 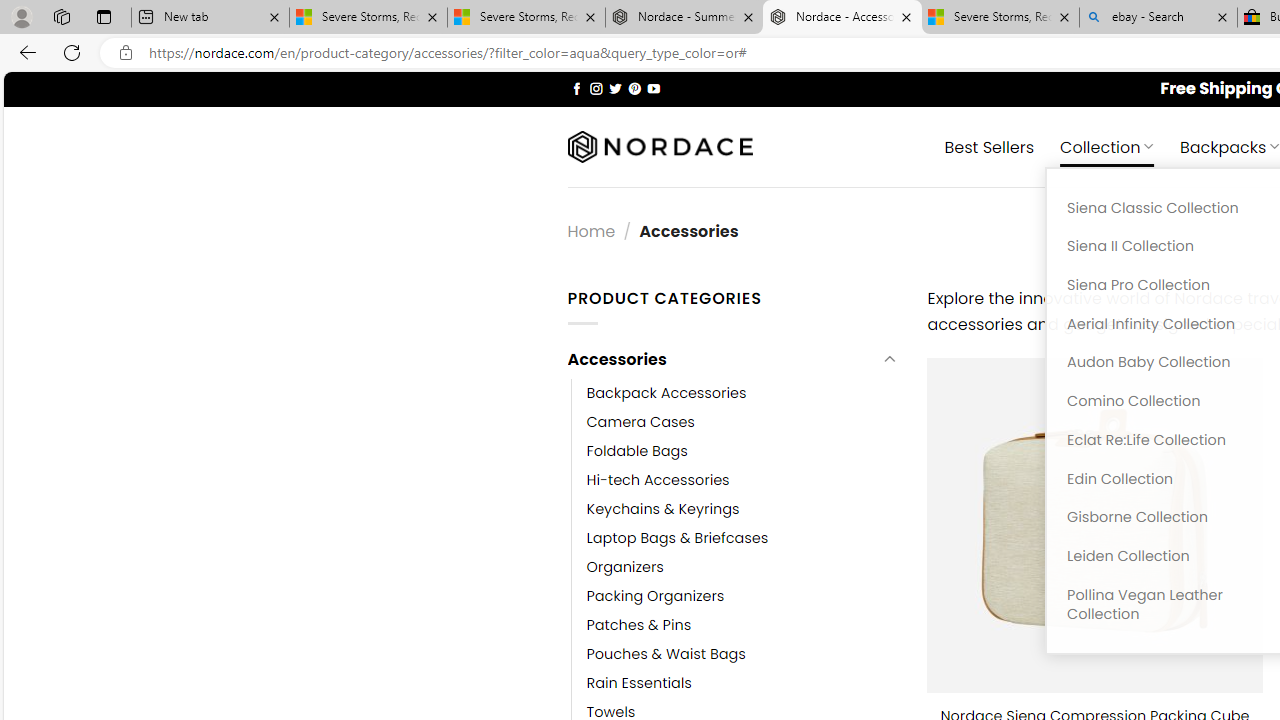 I want to click on 'Rain Essentials', so click(x=638, y=683).